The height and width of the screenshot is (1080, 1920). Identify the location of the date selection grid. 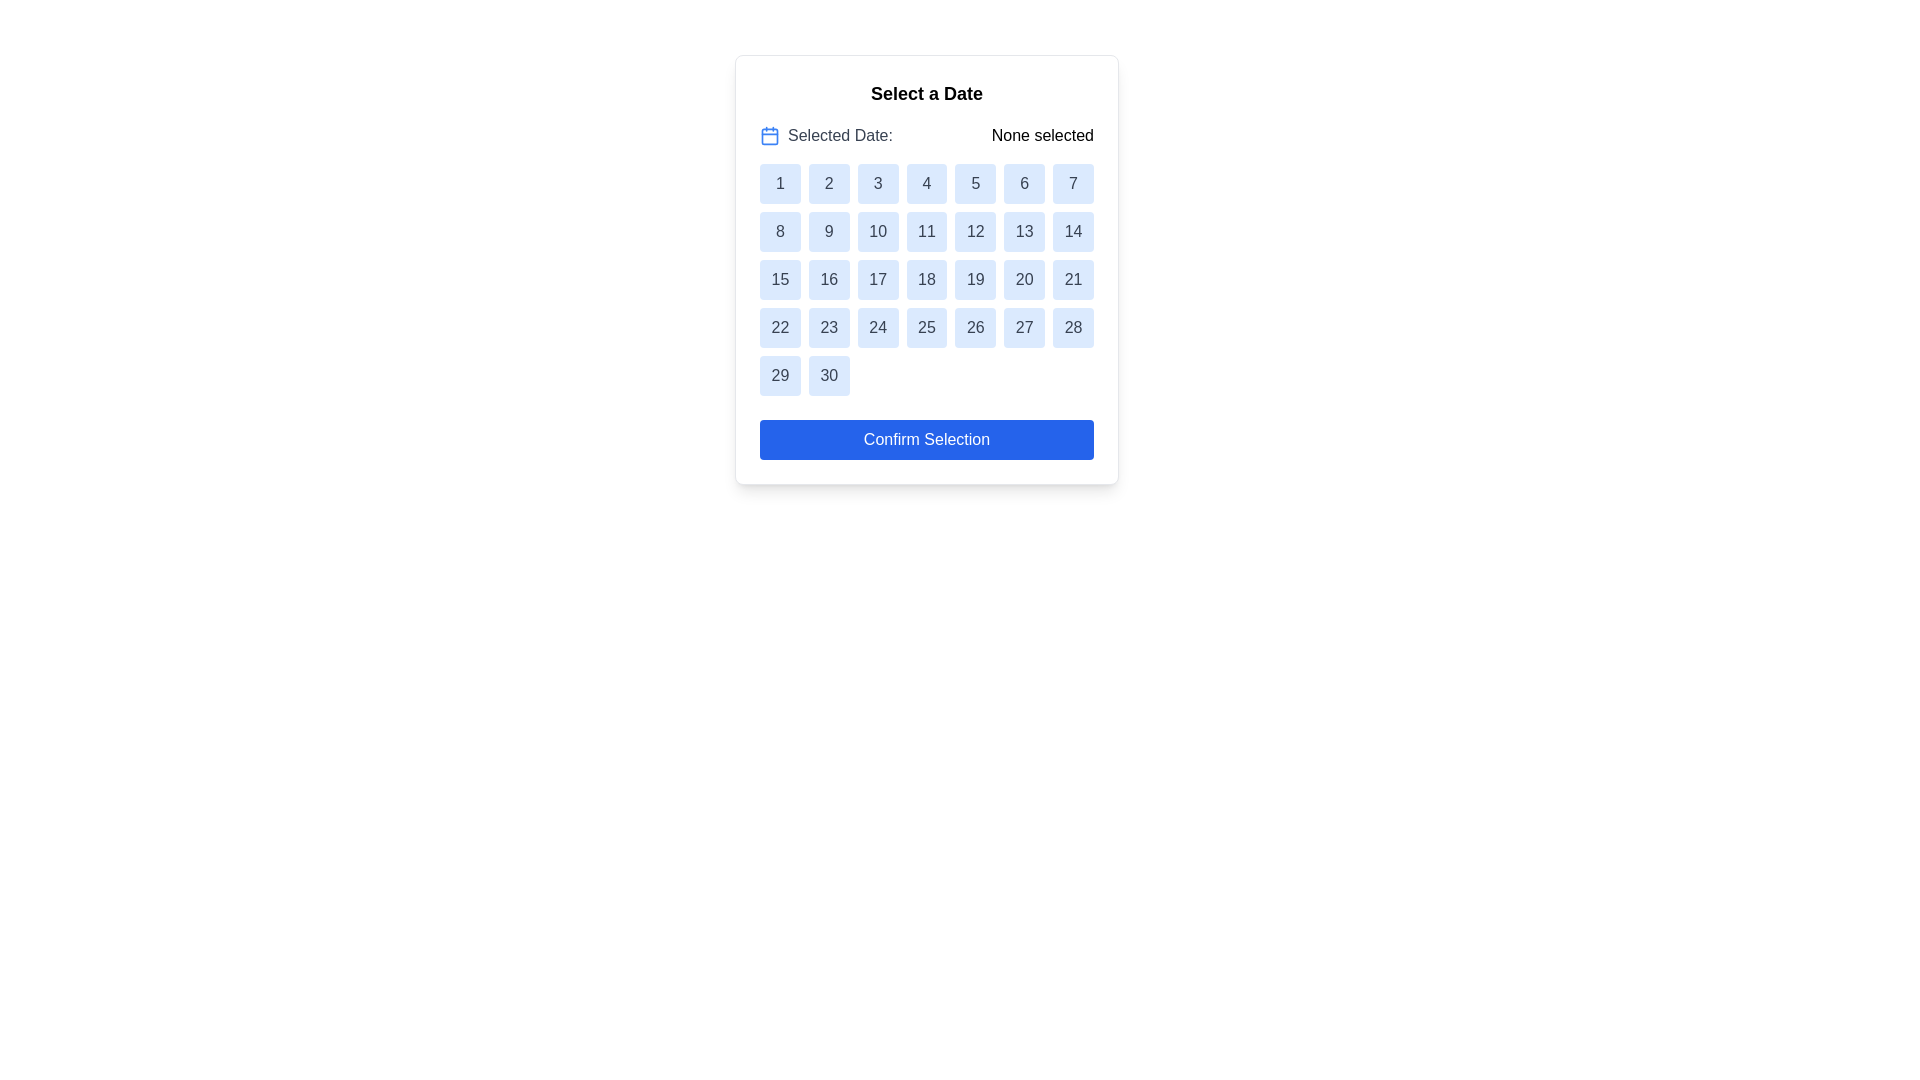
(925, 280).